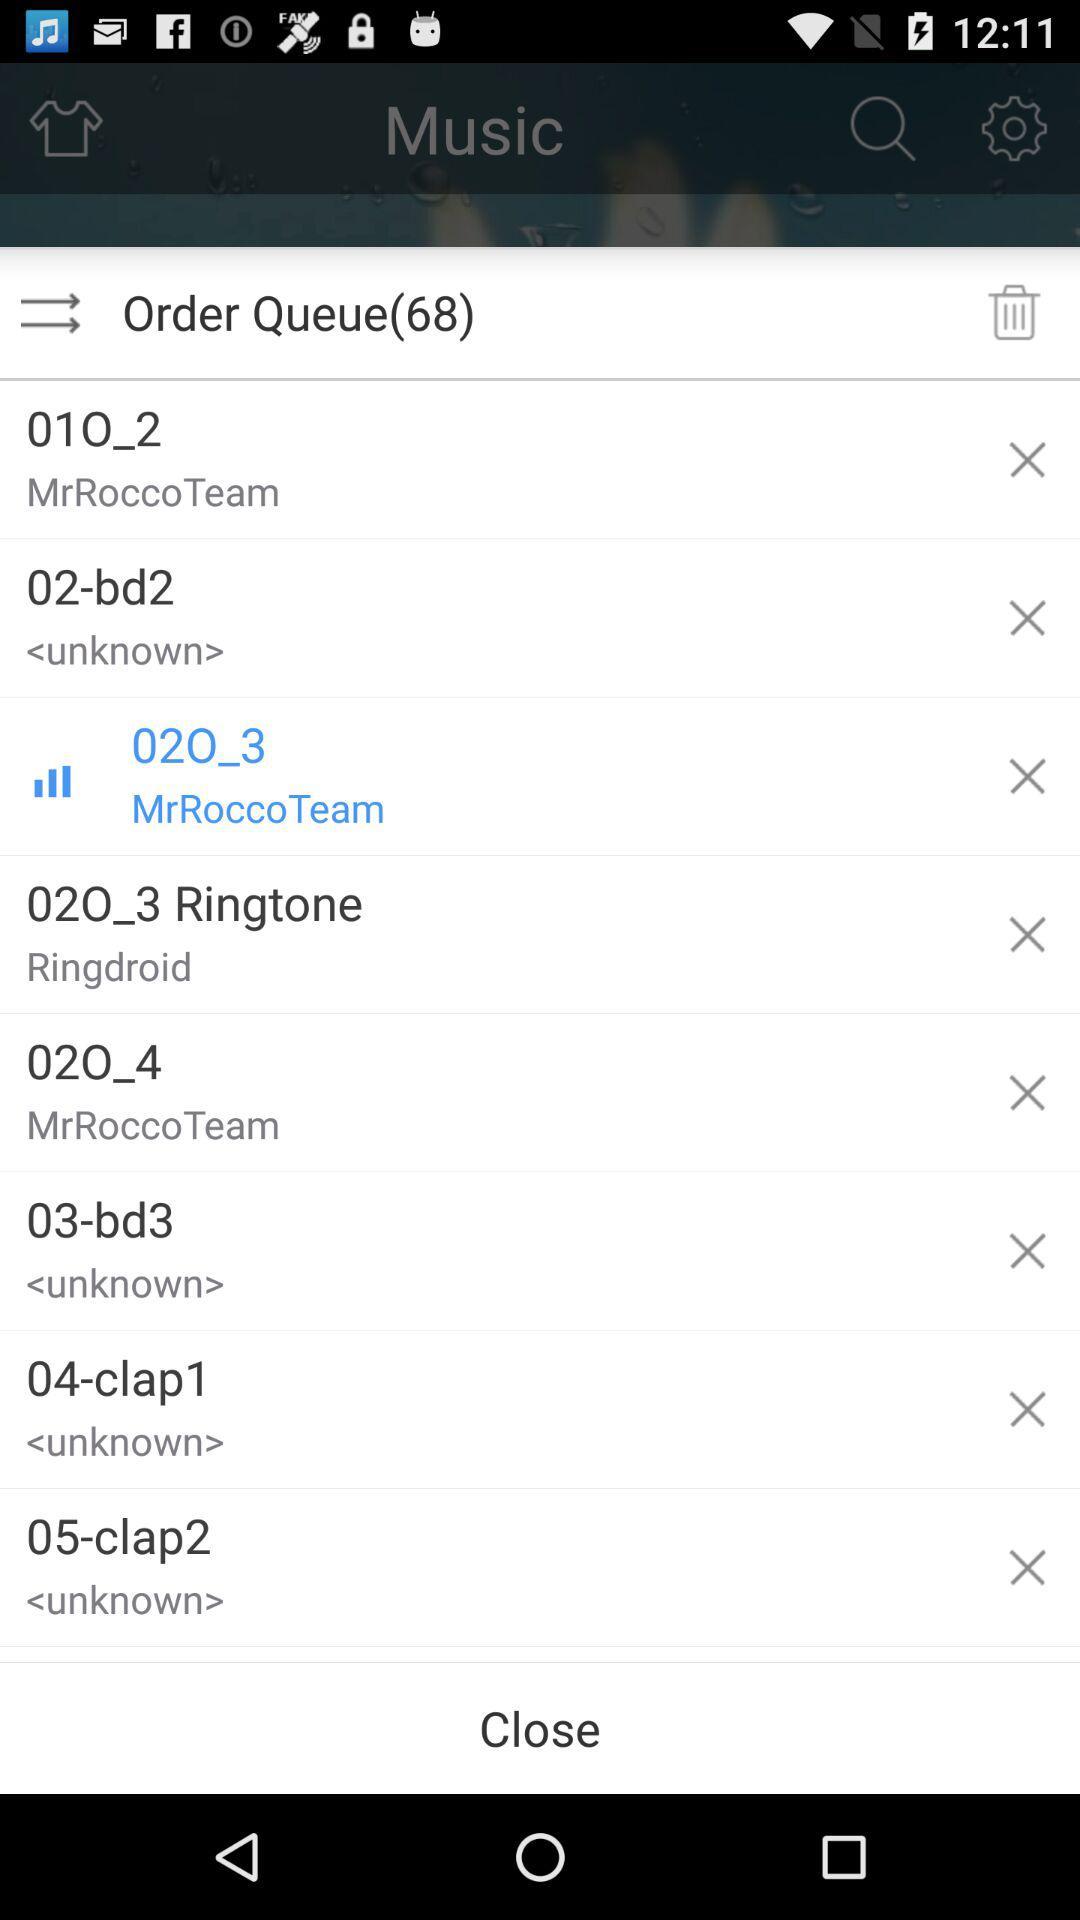 The width and height of the screenshot is (1080, 1920). I want to click on the item below 06-crash1, so click(540, 1727).